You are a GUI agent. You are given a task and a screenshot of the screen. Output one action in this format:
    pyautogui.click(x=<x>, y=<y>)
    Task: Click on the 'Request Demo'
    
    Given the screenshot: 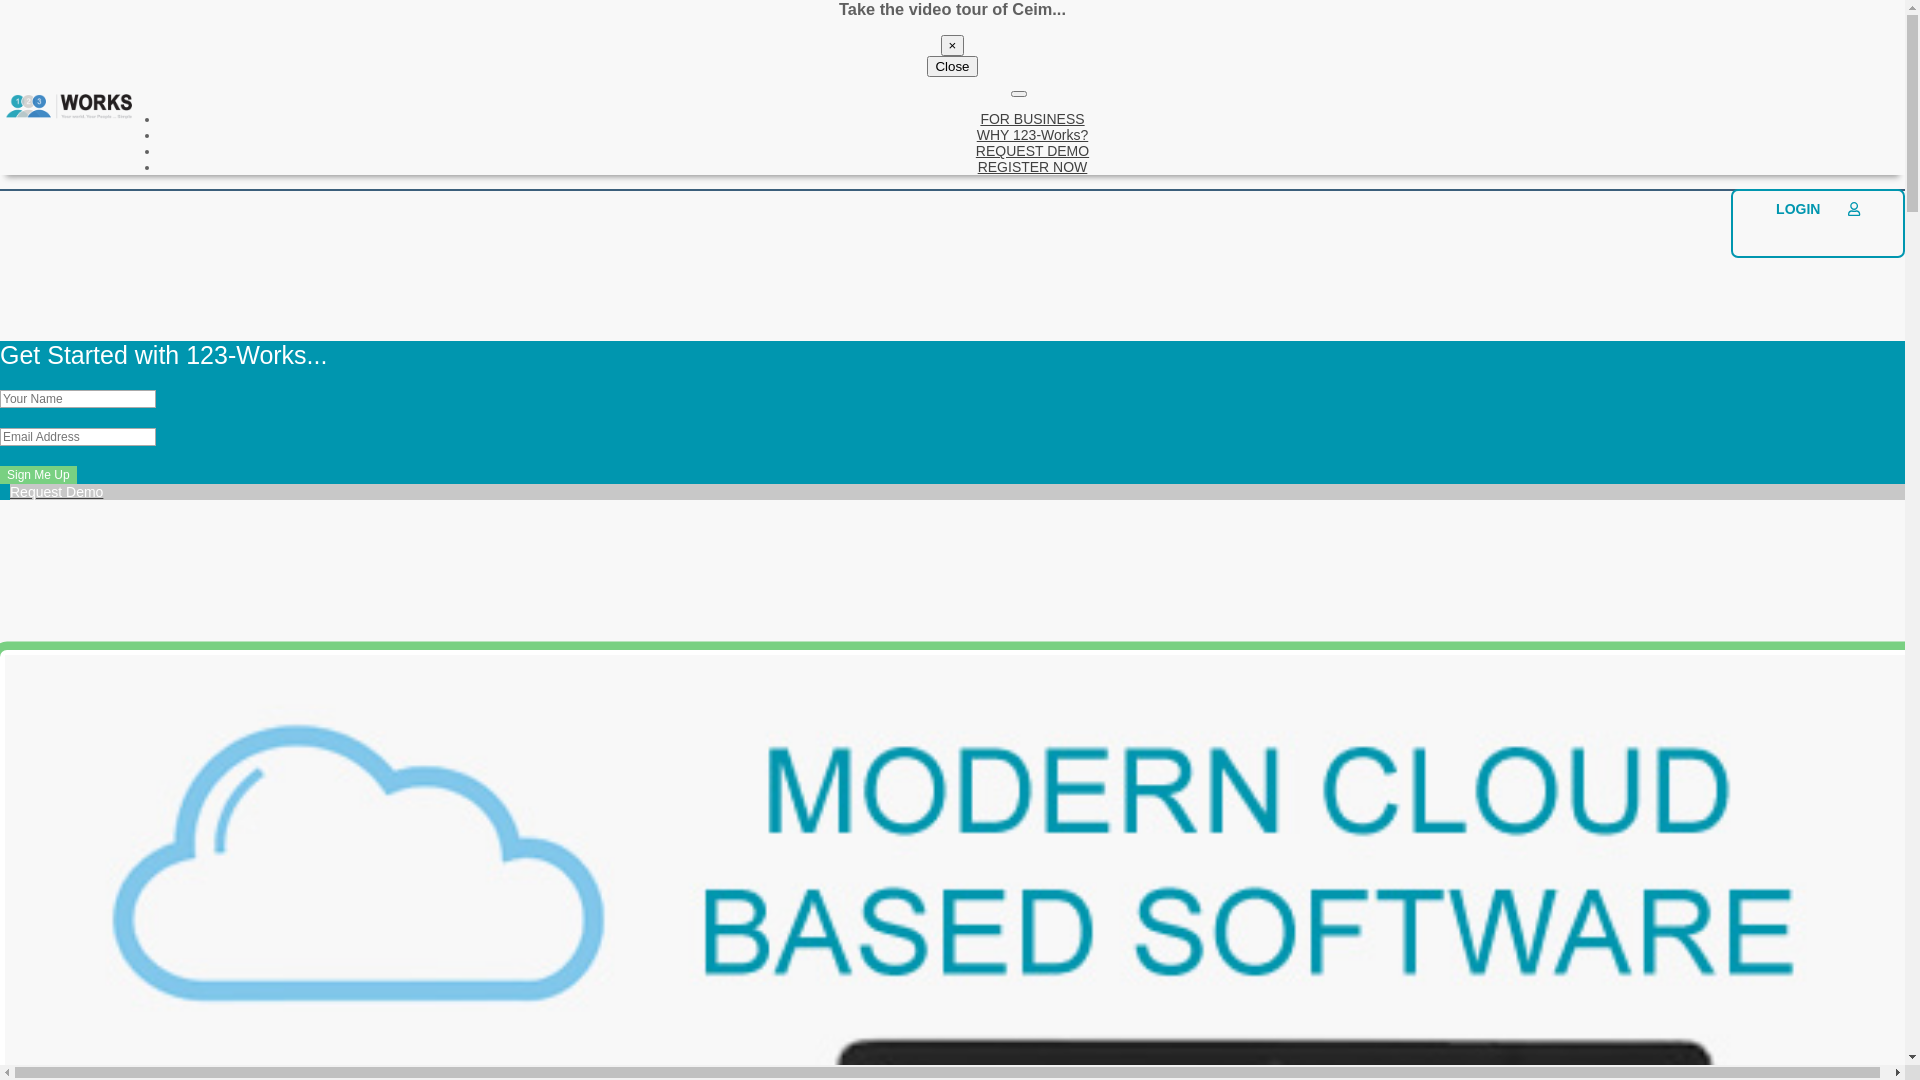 What is the action you would take?
    pyautogui.click(x=0, y=500)
    